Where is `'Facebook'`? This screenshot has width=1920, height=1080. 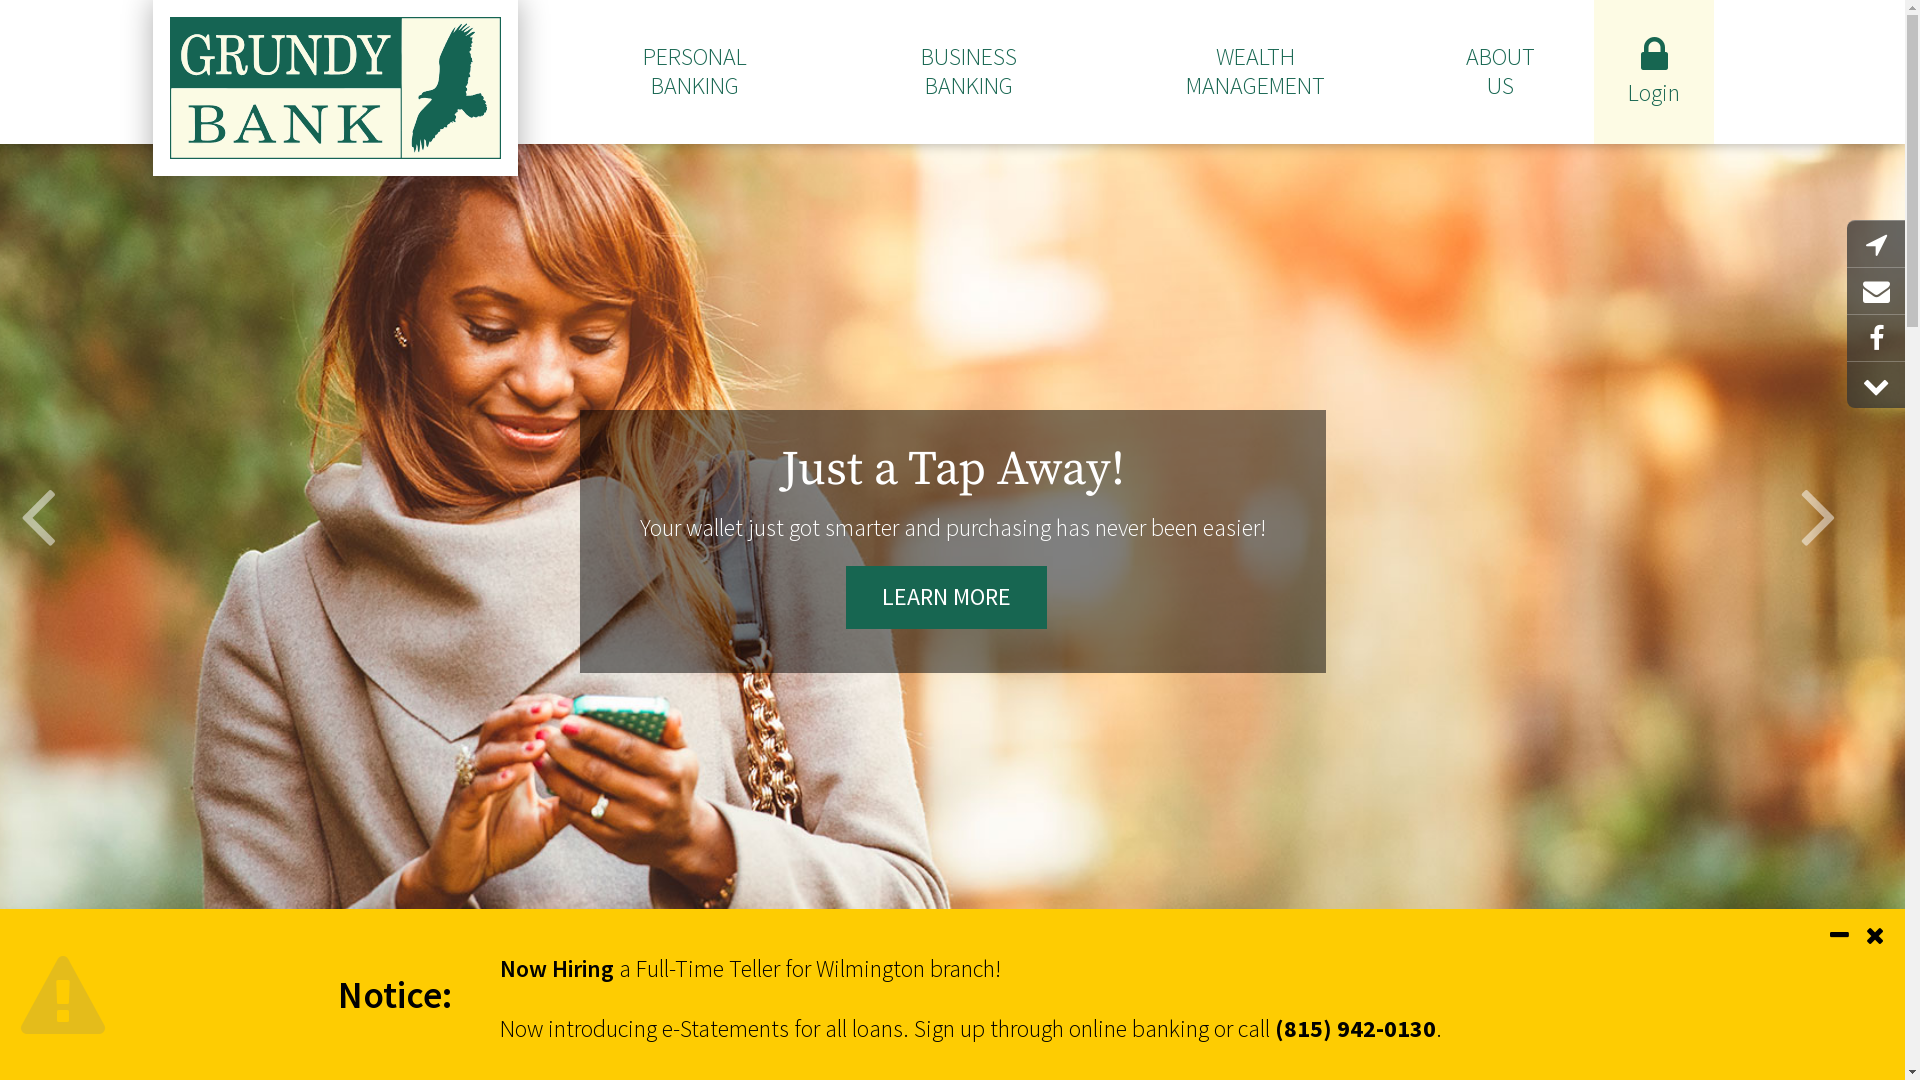 'Facebook' is located at coordinates (1875, 337).